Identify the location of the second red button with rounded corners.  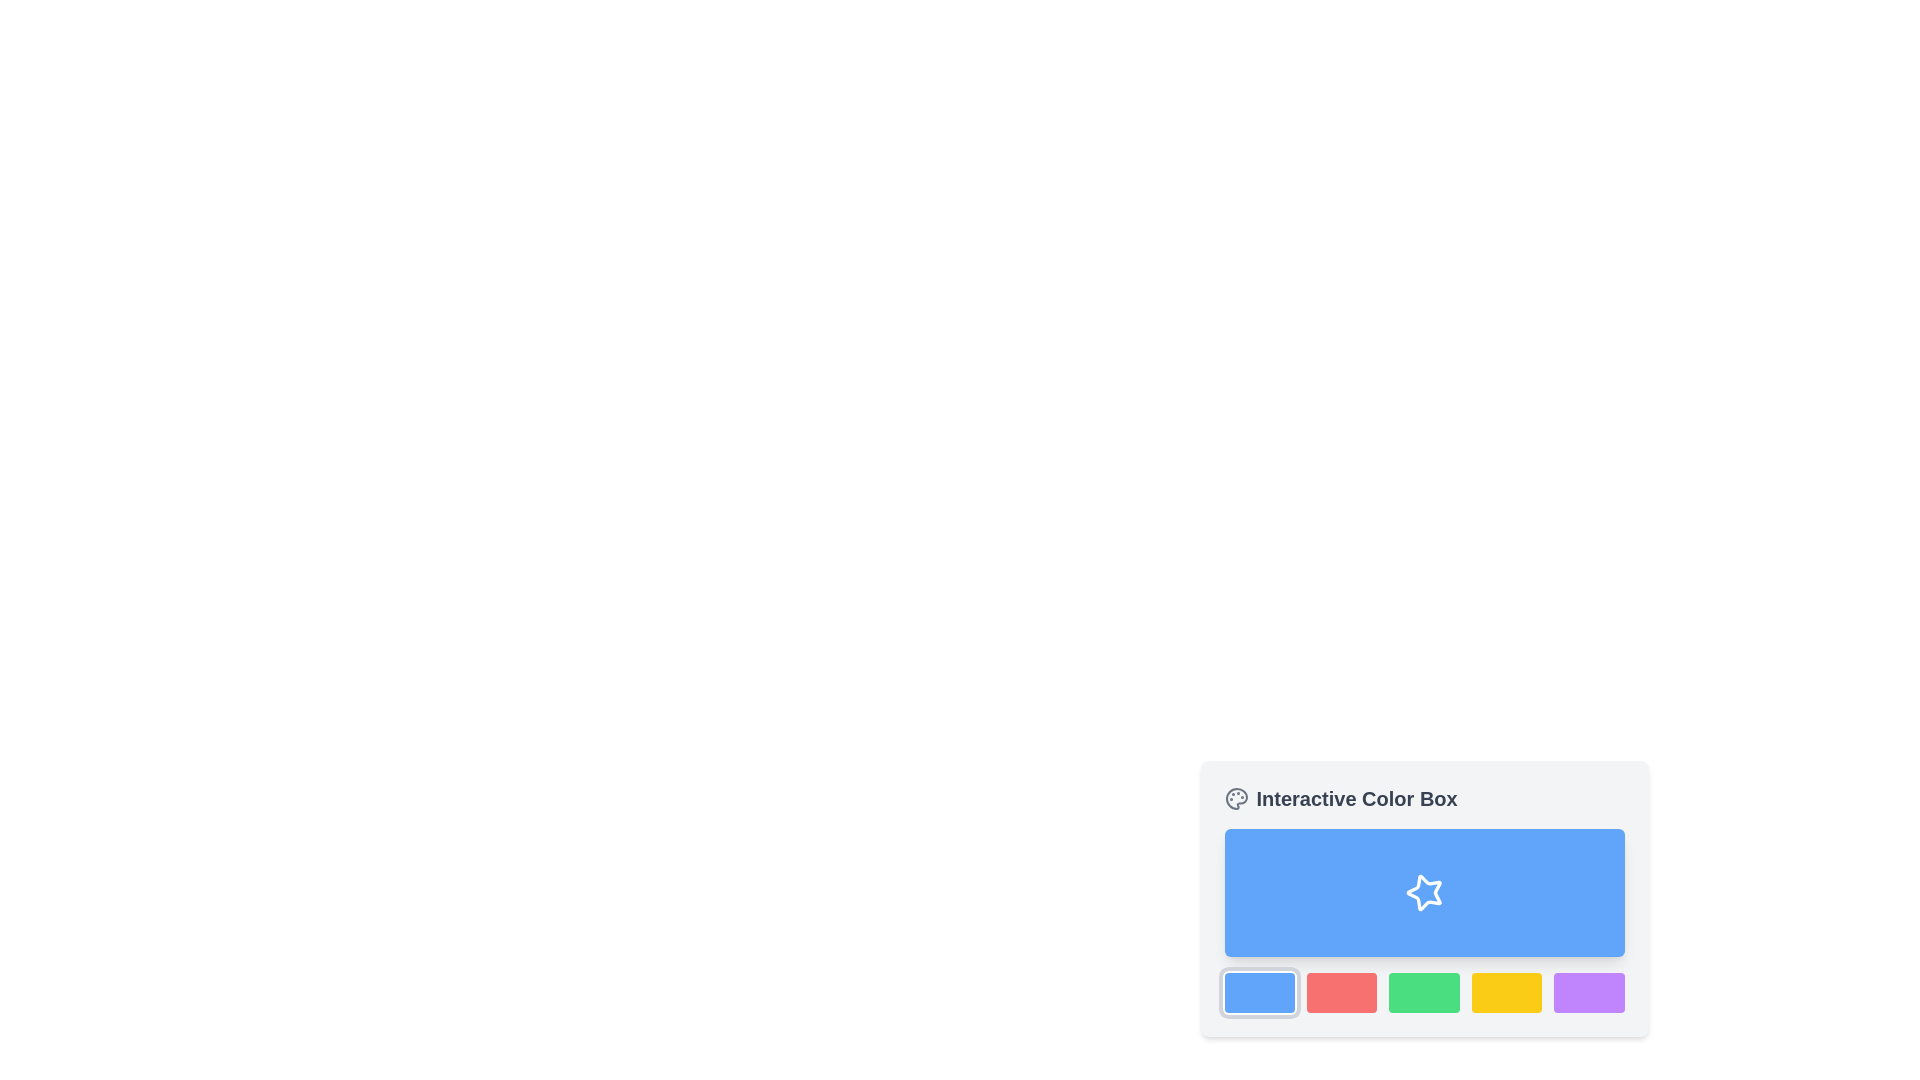
(1342, 992).